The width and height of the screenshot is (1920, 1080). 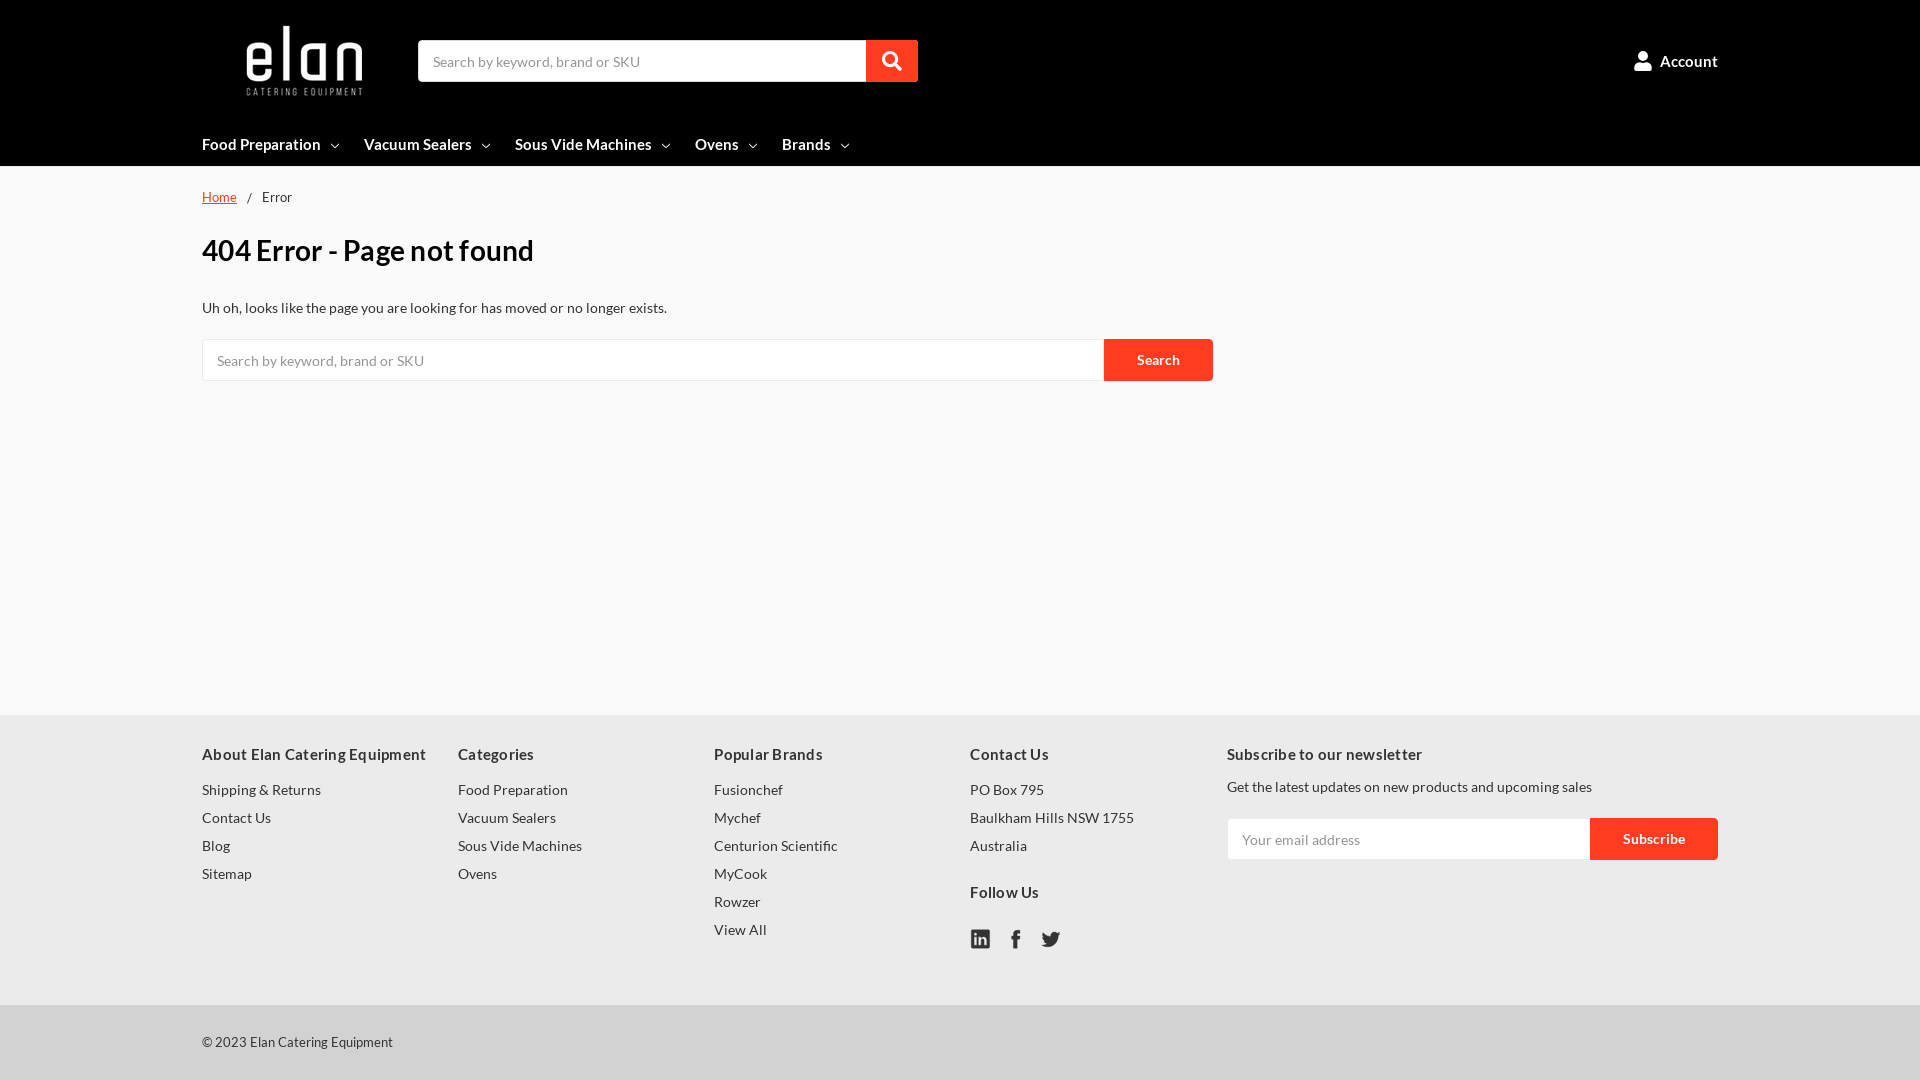 I want to click on 'Elan Catering Equipment', so click(x=301, y=60).